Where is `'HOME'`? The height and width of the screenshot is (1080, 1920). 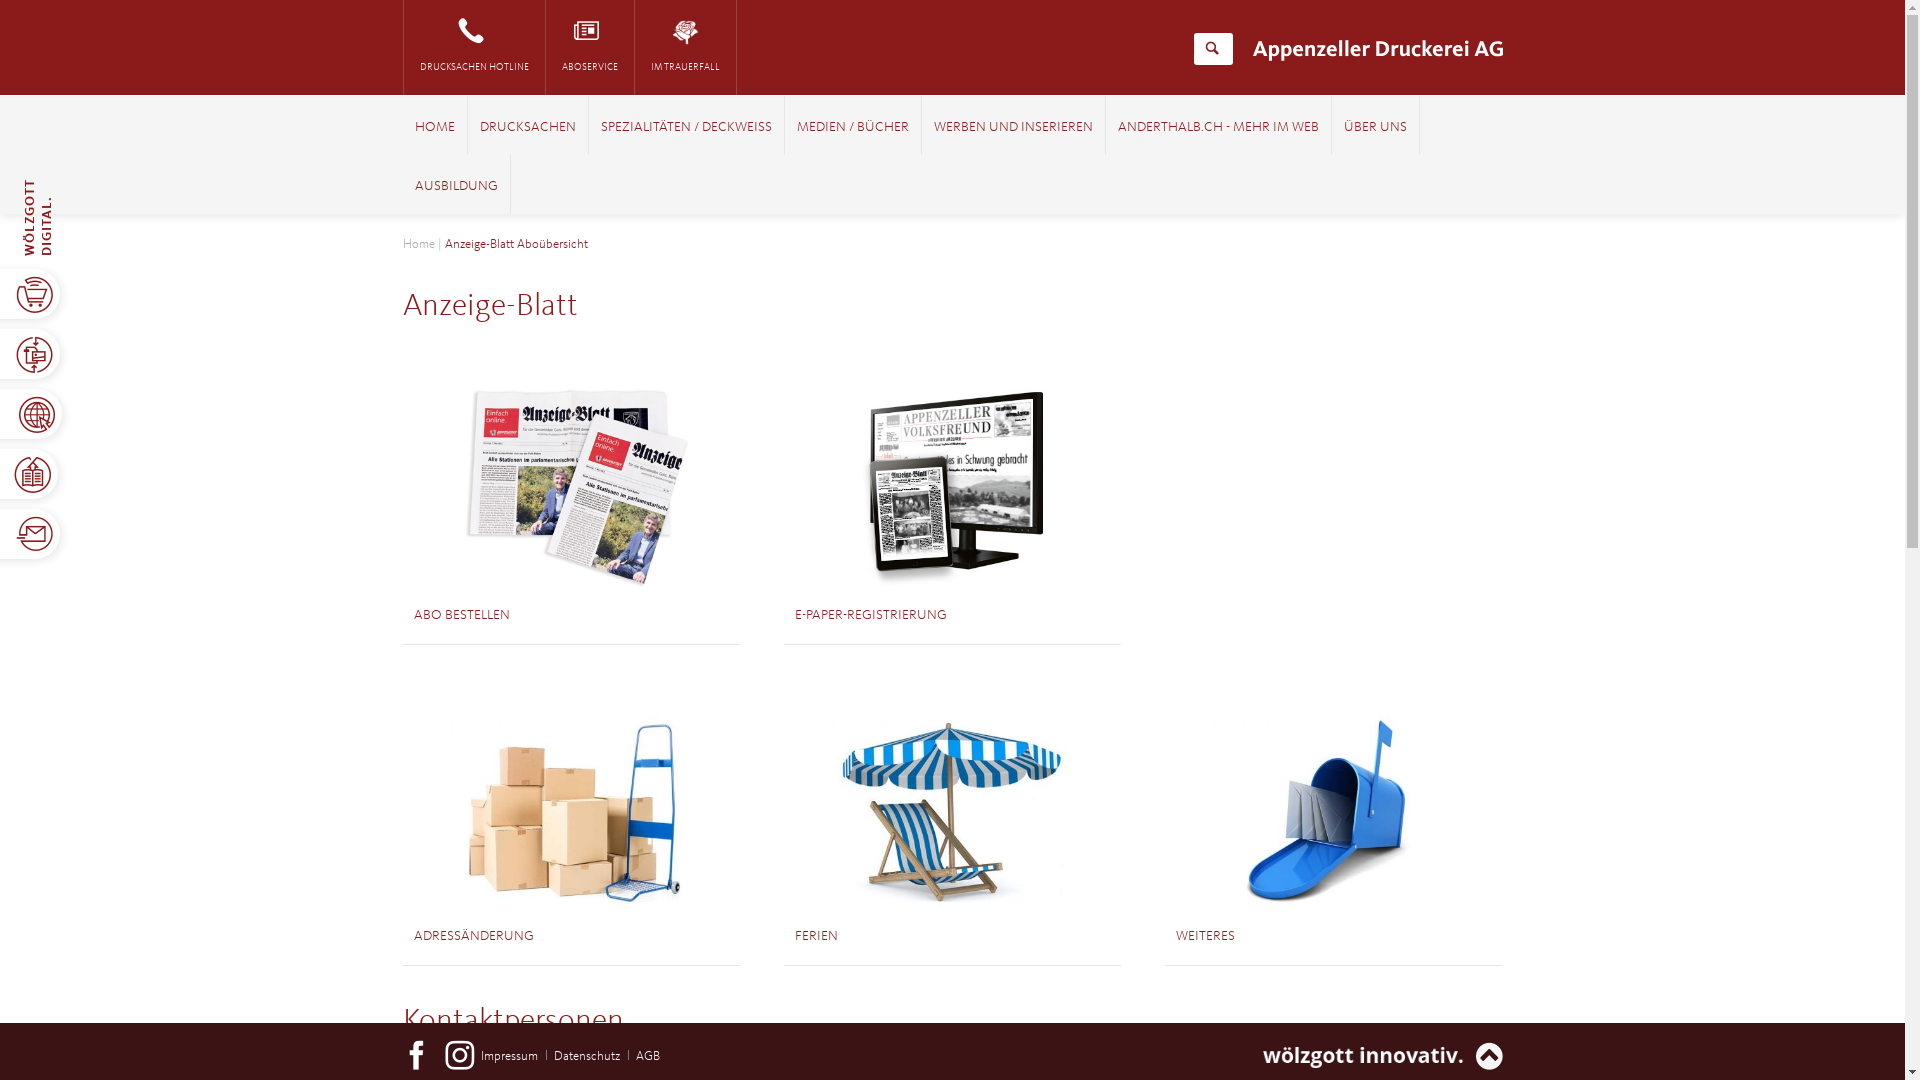 'HOME' is located at coordinates (412, 127).